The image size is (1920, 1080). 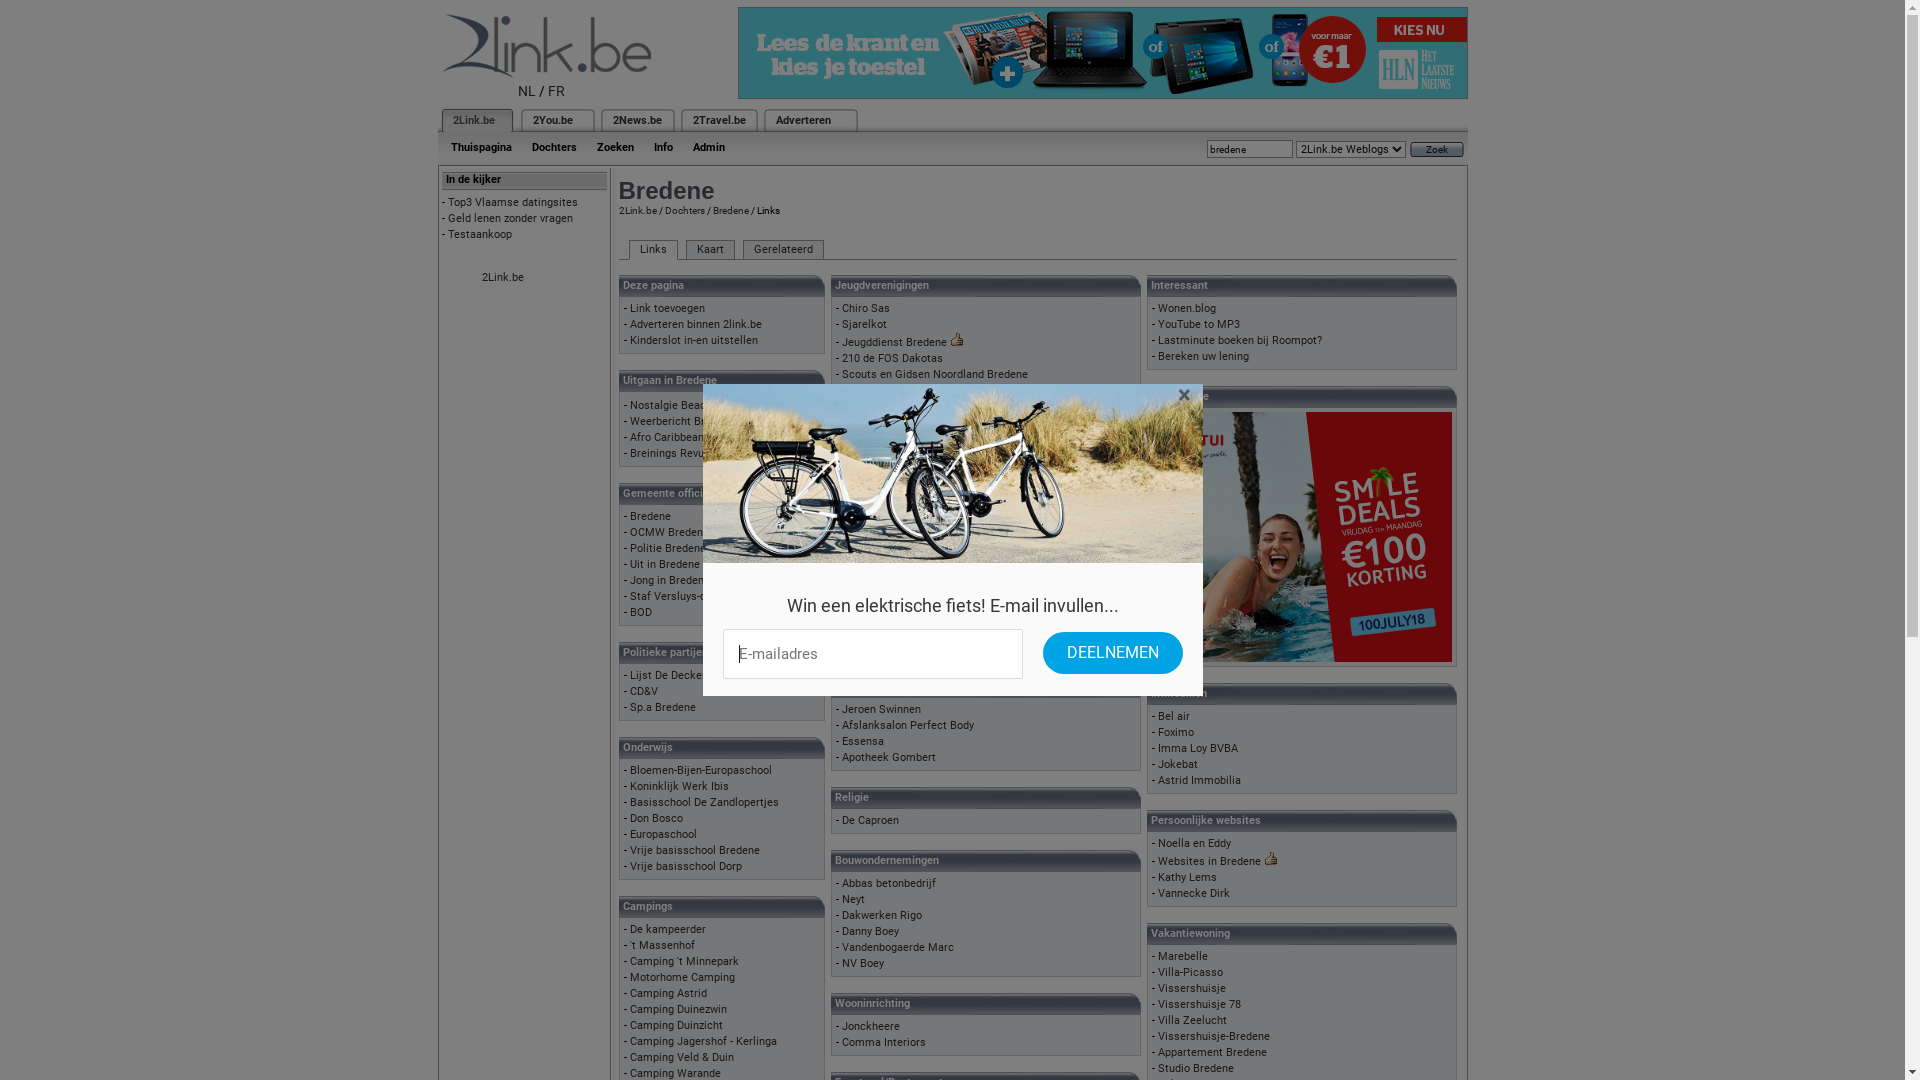 I want to click on 'Thuispagina', so click(x=480, y=146).